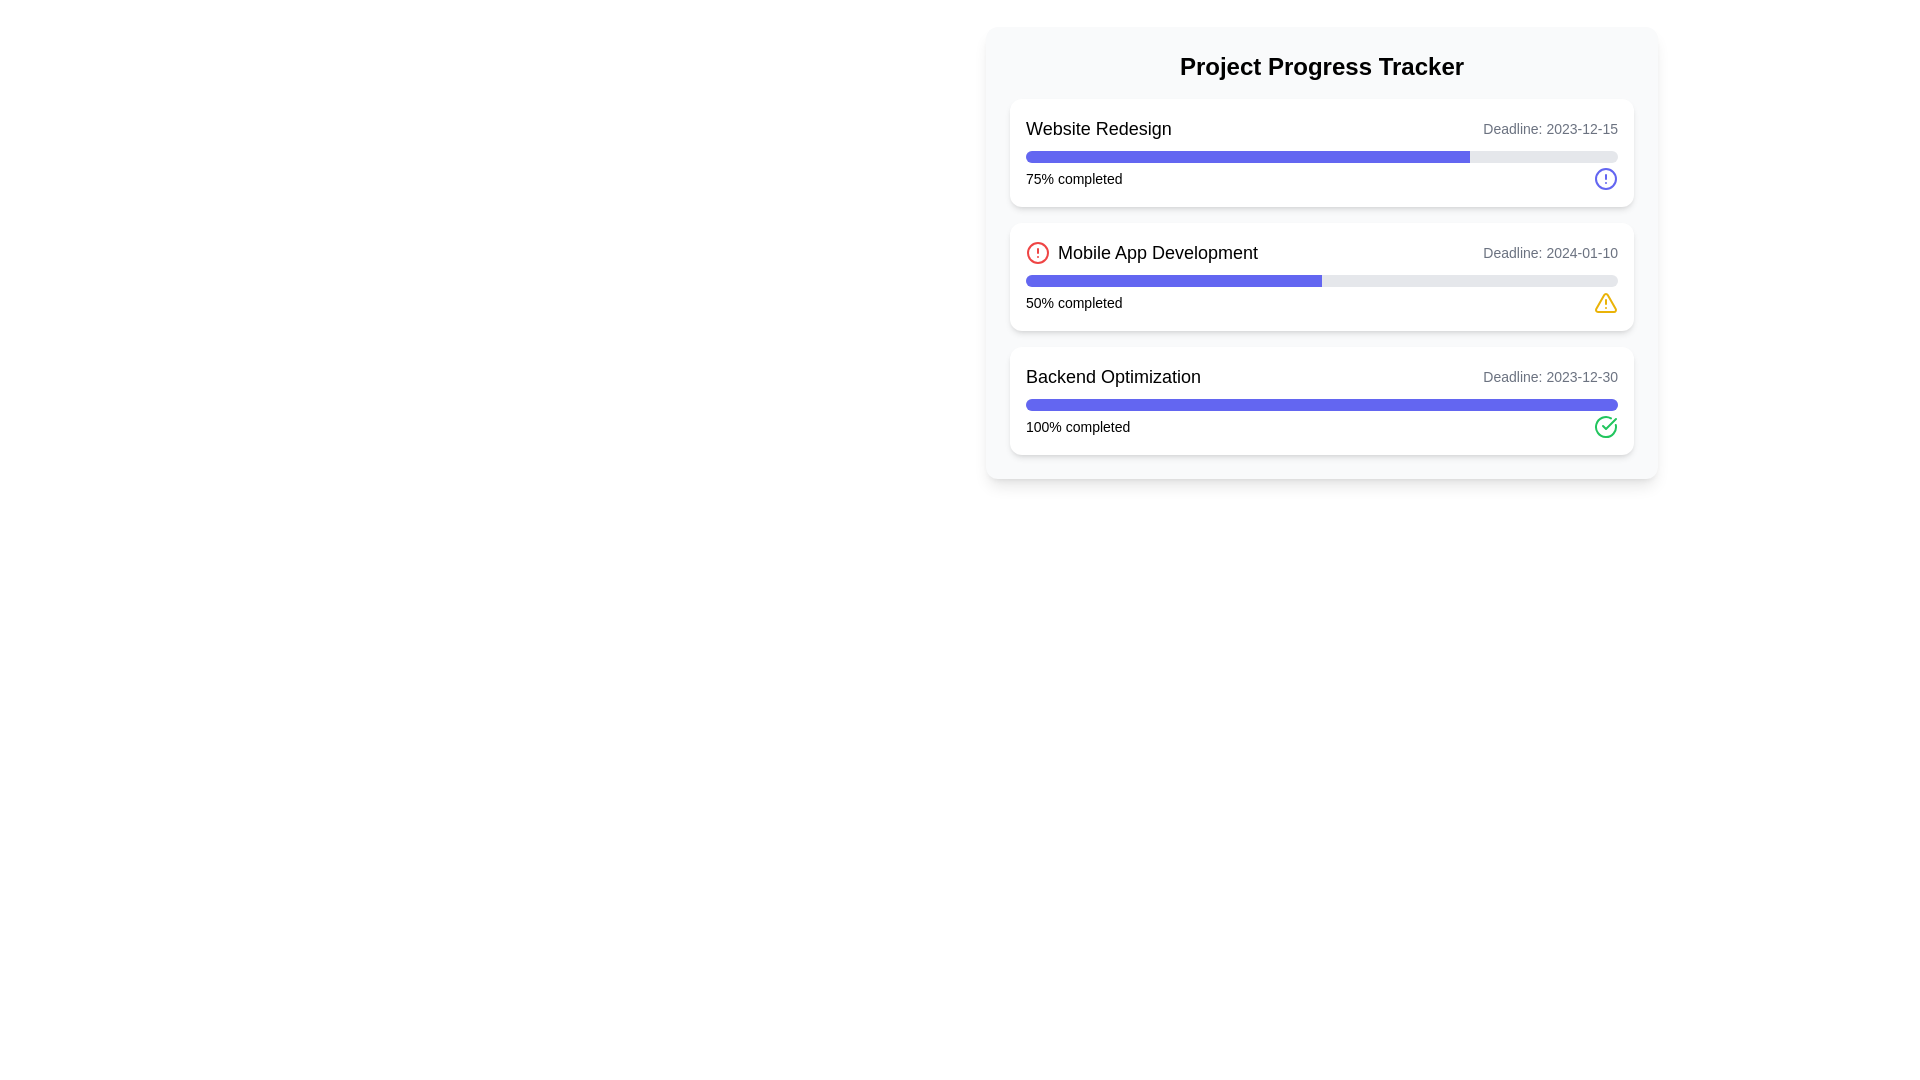 This screenshot has width=1920, height=1080. What do you see at coordinates (1112, 377) in the screenshot?
I see `text content of the 'Backend Optimization' label, which is a bold text element located in the bottom section of the UI list, above the 'Deadline: 2023-12-30'` at bounding box center [1112, 377].